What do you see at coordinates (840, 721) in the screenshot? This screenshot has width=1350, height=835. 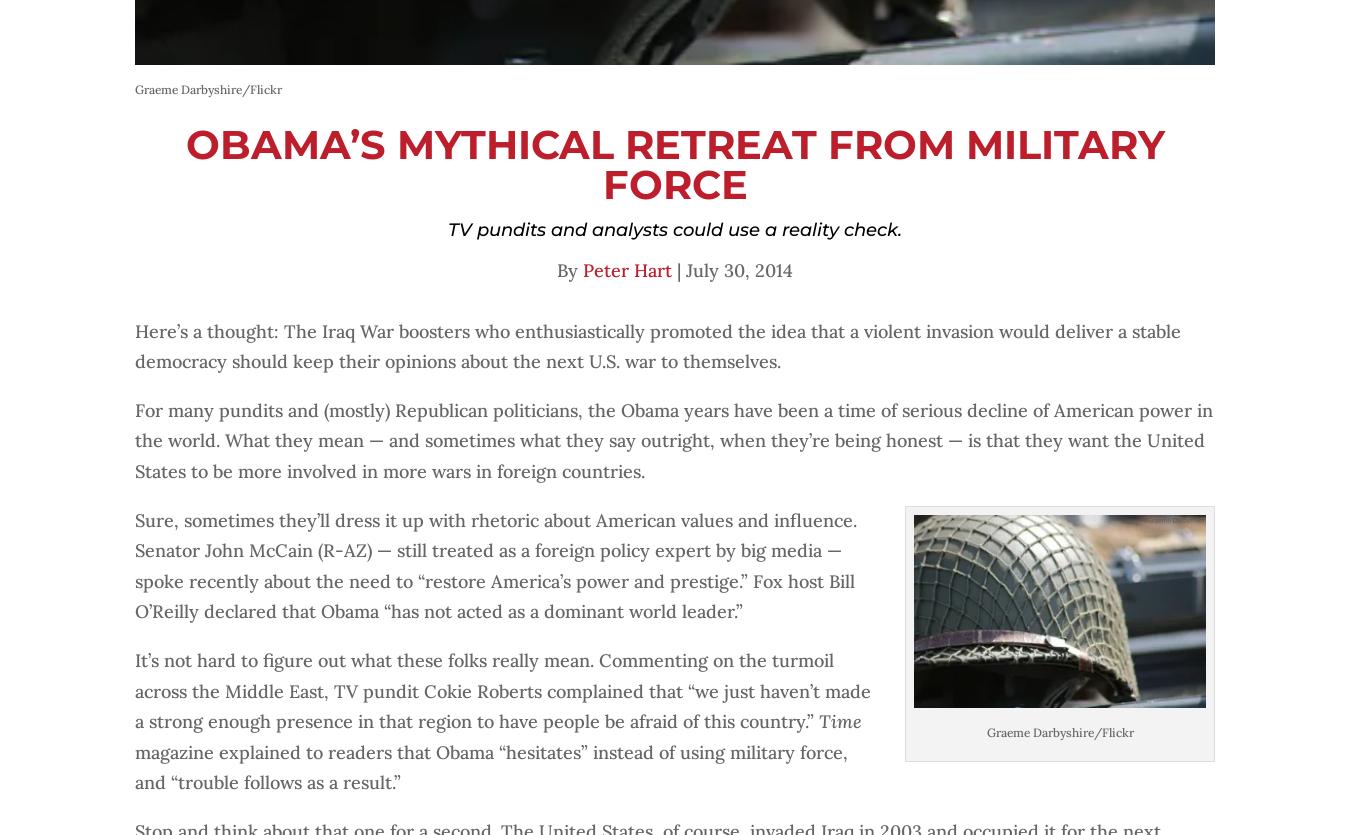 I see `'Time'` at bounding box center [840, 721].